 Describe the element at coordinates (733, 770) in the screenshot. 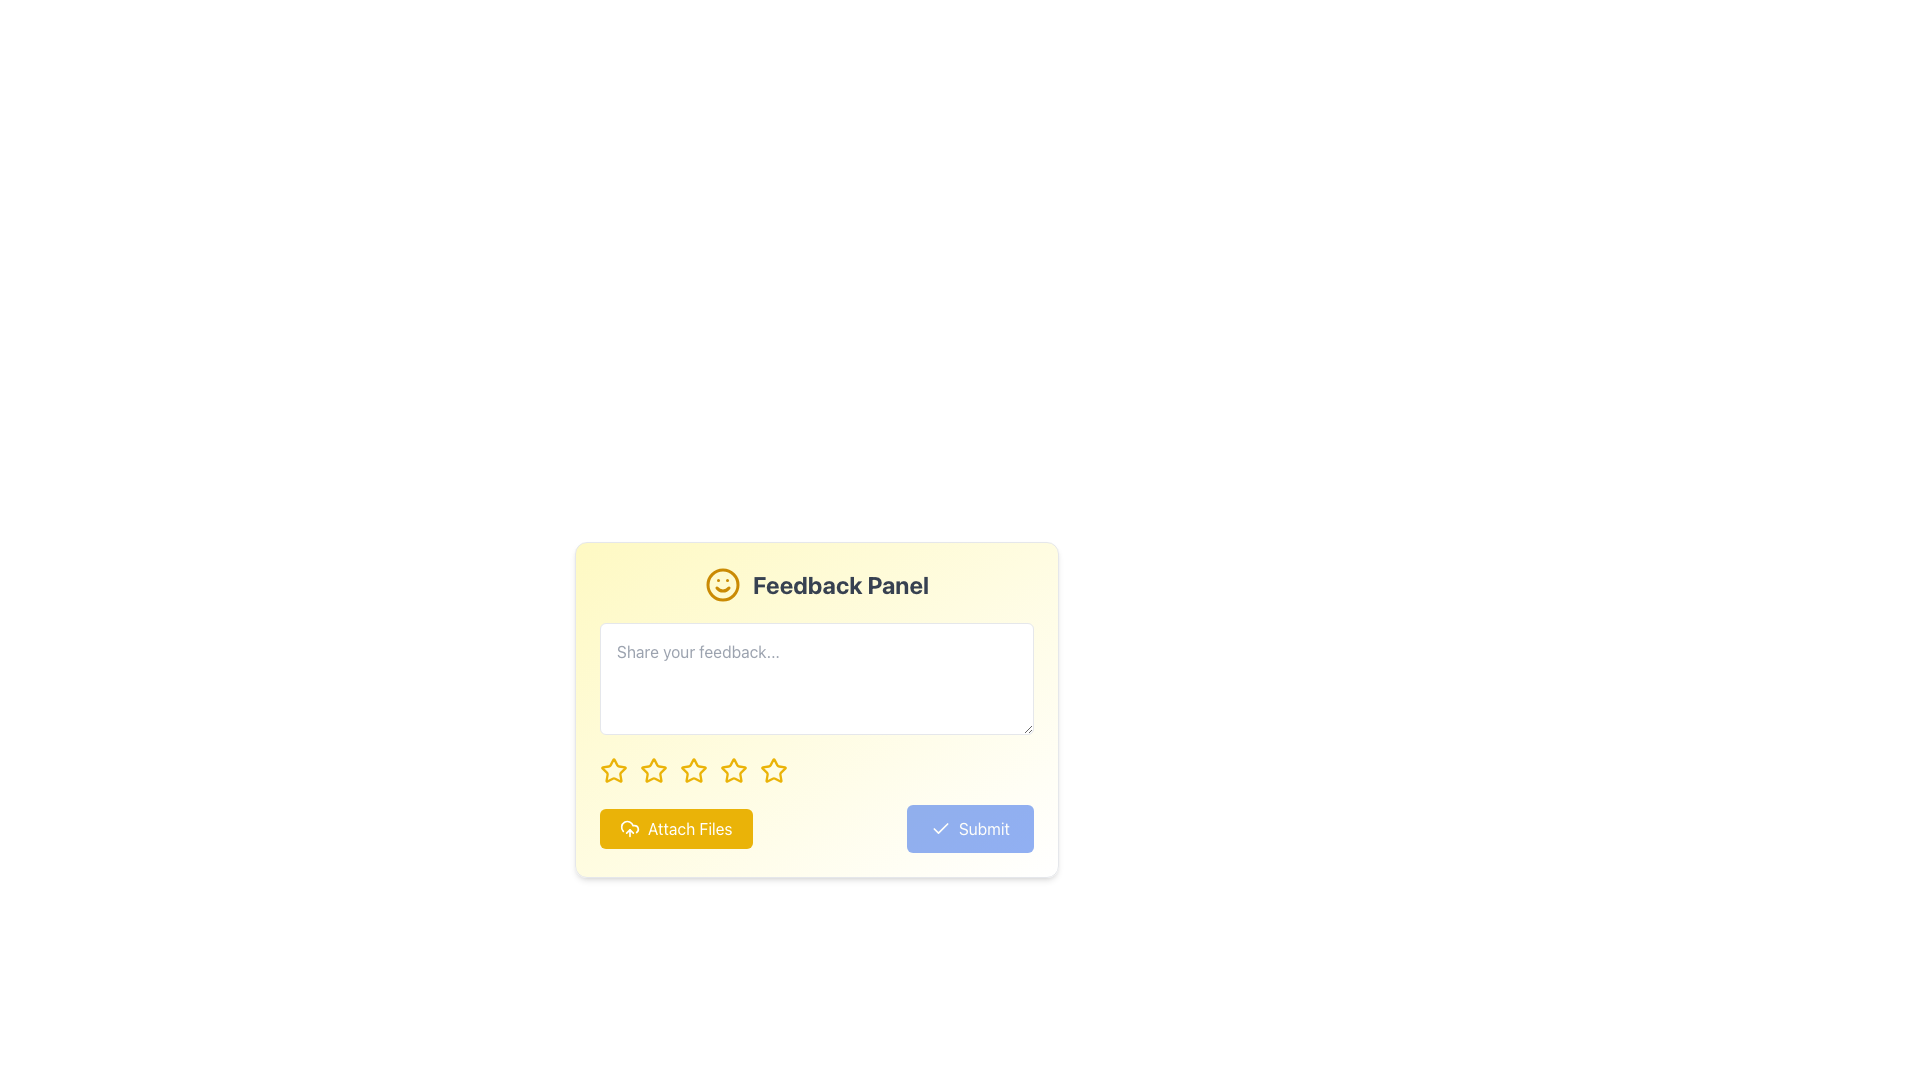

I see `the sixth star icon in the rating system located below the input box within the feedback form UI component` at that location.